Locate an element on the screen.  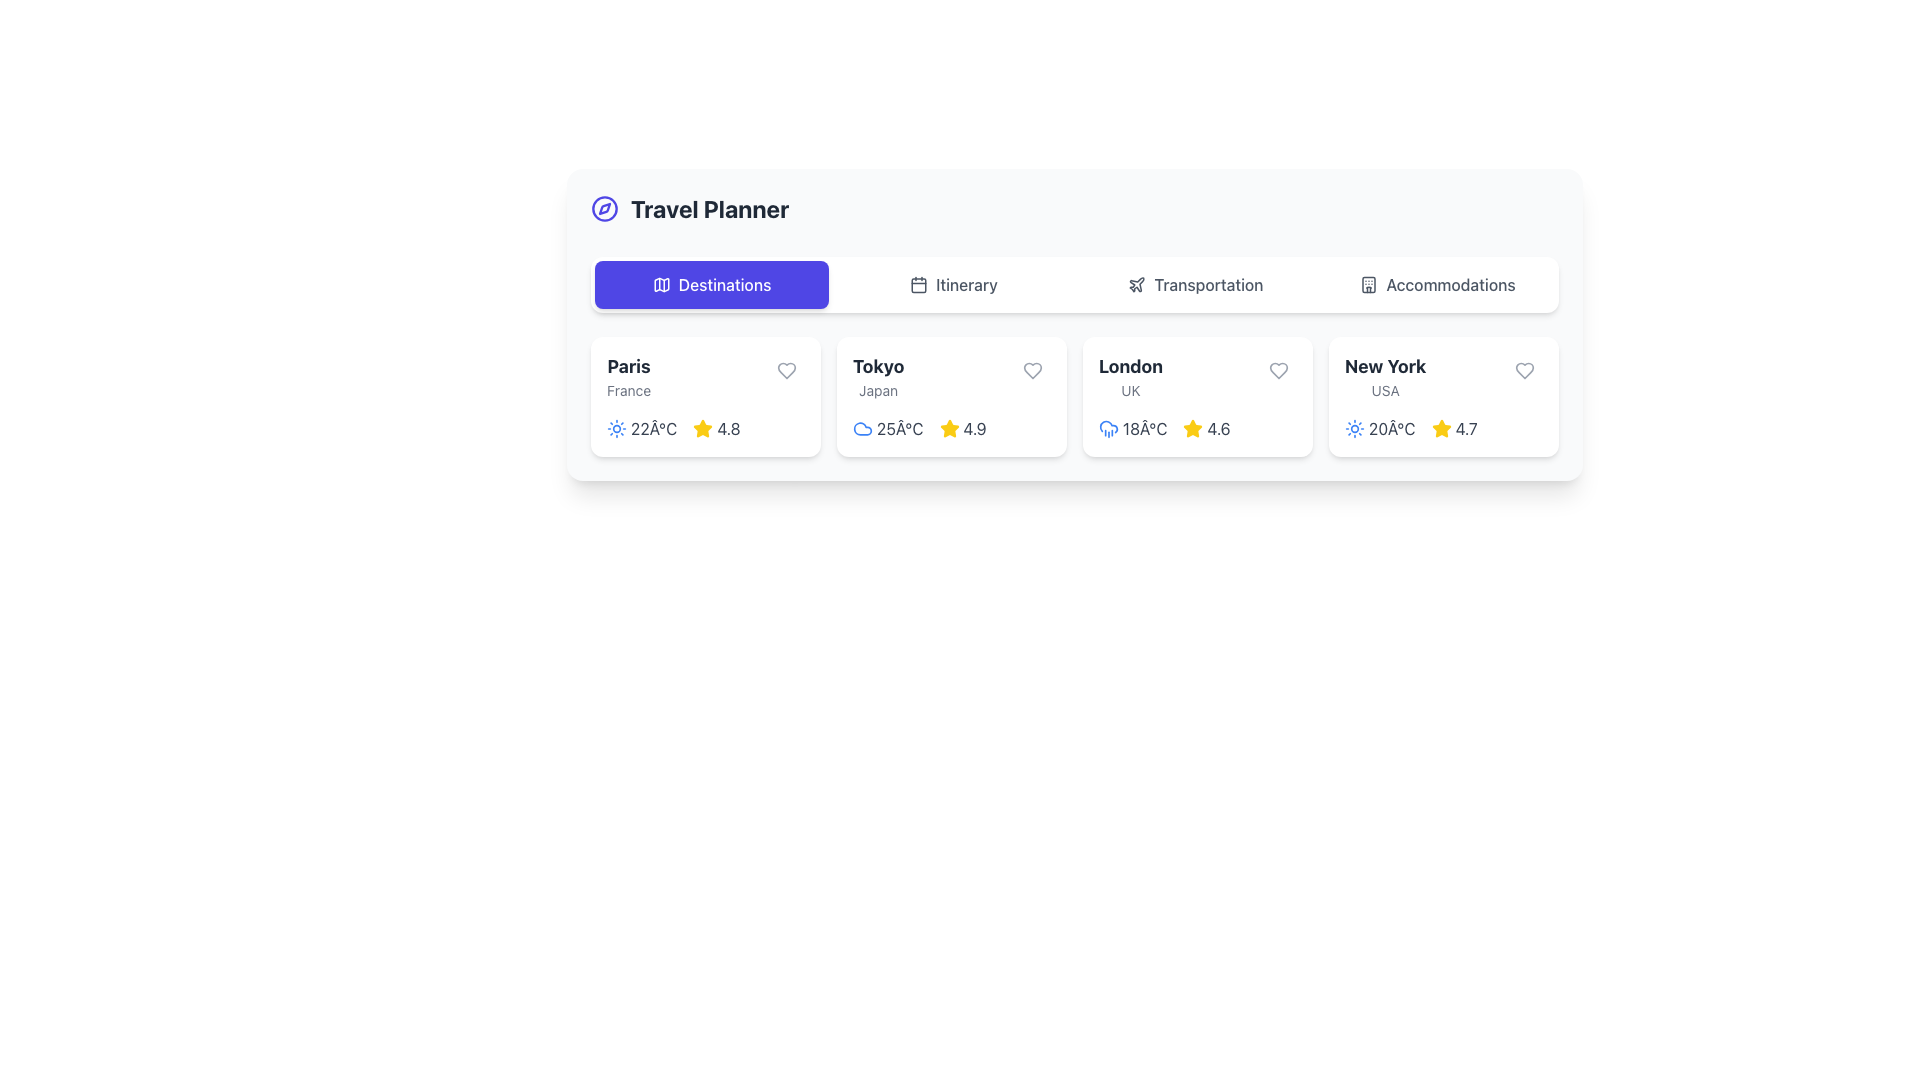
the accommodations navigation button located in the top-right of the user interface, which is the fourth button among four in the horizontal navigation bar is located at coordinates (1437, 285).